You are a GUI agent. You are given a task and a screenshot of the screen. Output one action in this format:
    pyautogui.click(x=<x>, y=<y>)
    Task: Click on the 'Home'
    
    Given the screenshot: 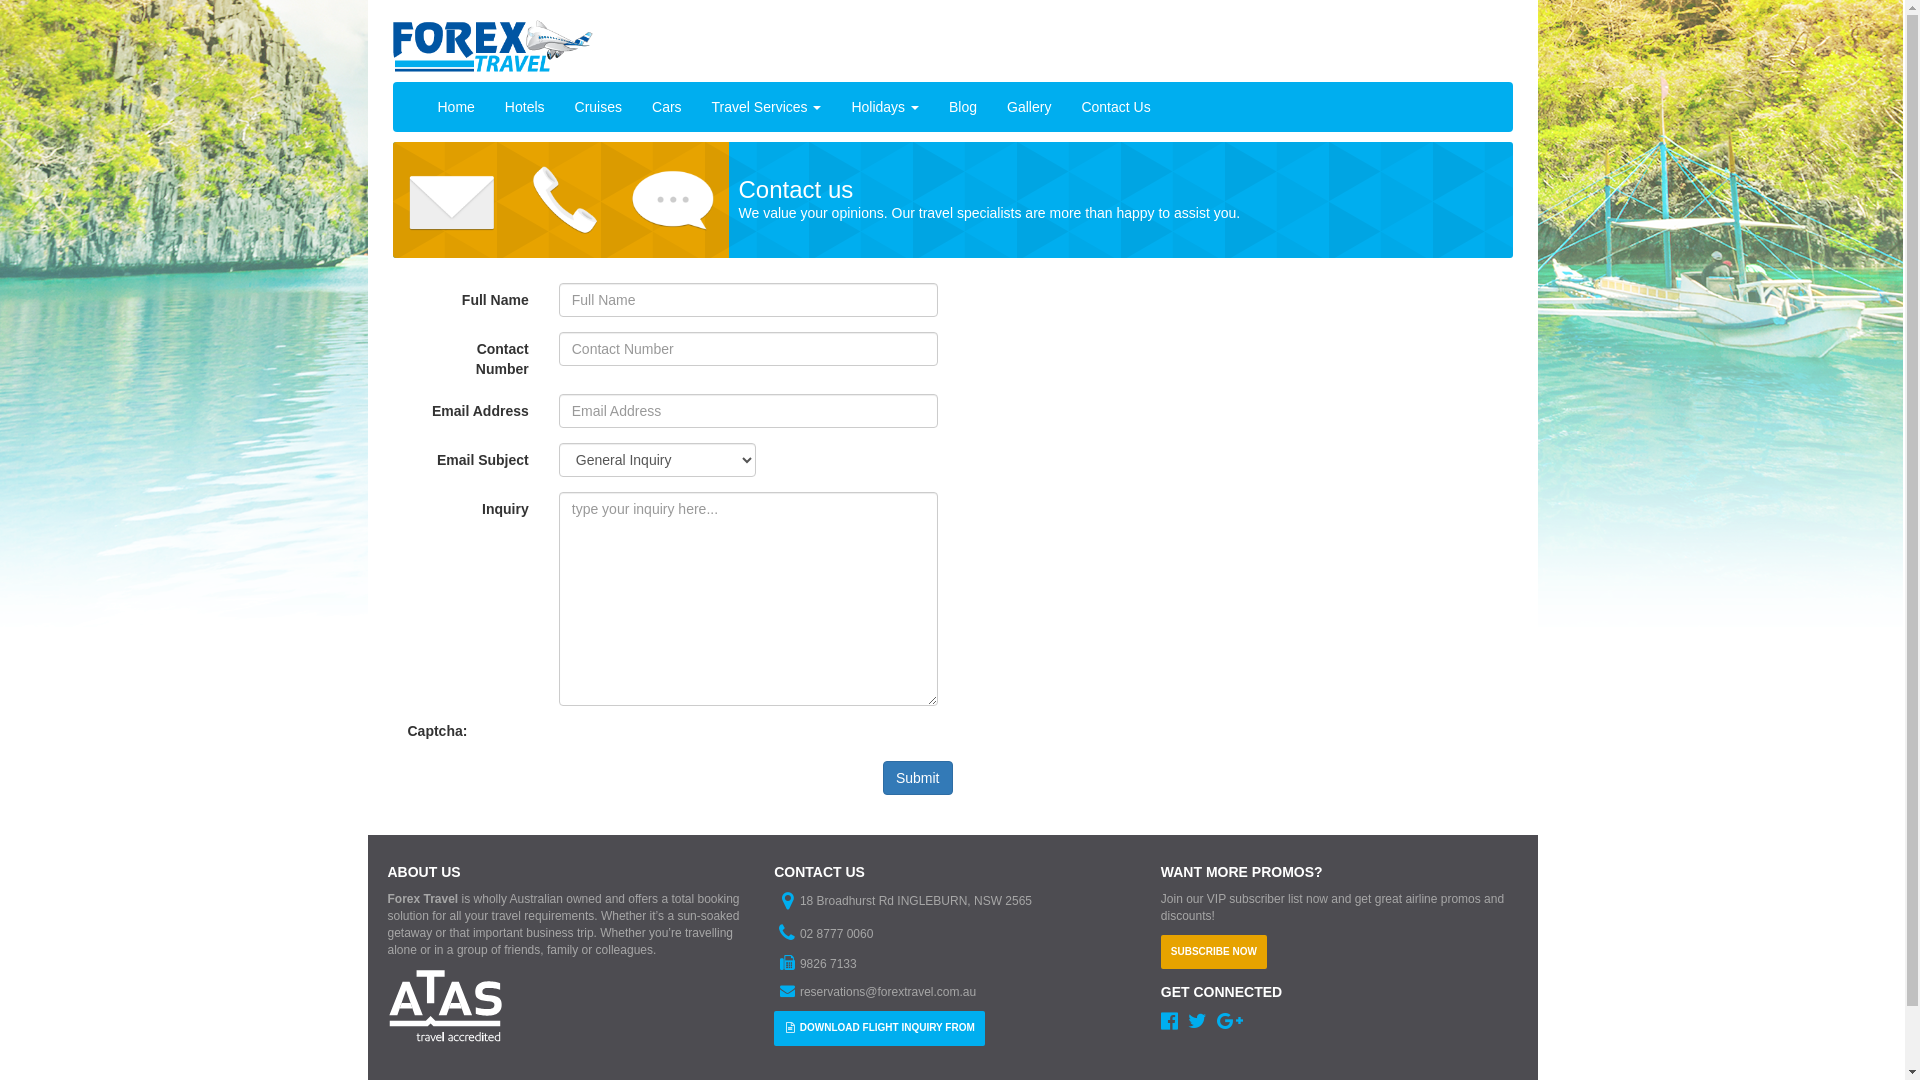 What is the action you would take?
    pyautogui.click(x=421, y=107)
    